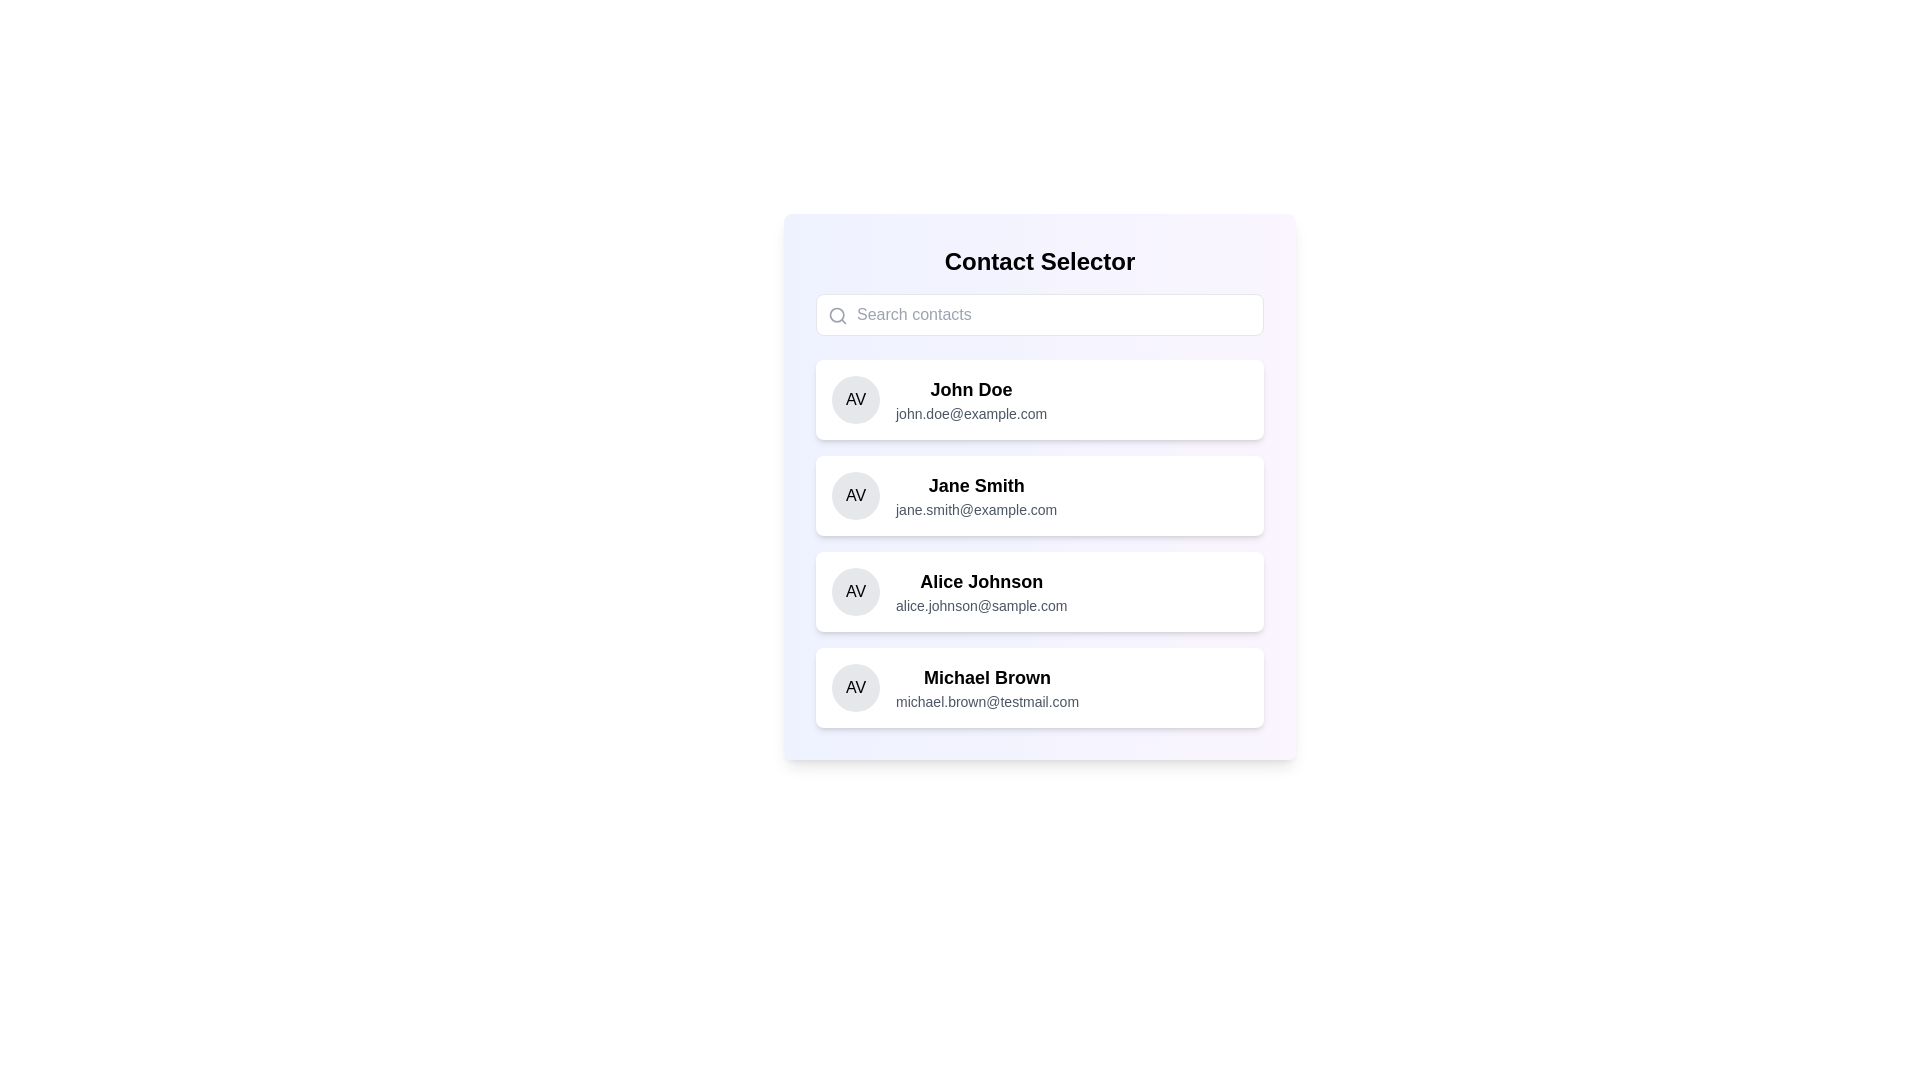 The width and height of the screenshot is (1920, 1080). What do you see at coordinates (855, 495) in the screenshot?
I see `the Avatar placeholder element, which is a circular design with 'AV' text in bold black on a light gray background, located at the leftmost side of the second card in a vertical list` at bounding box center [855, 495].